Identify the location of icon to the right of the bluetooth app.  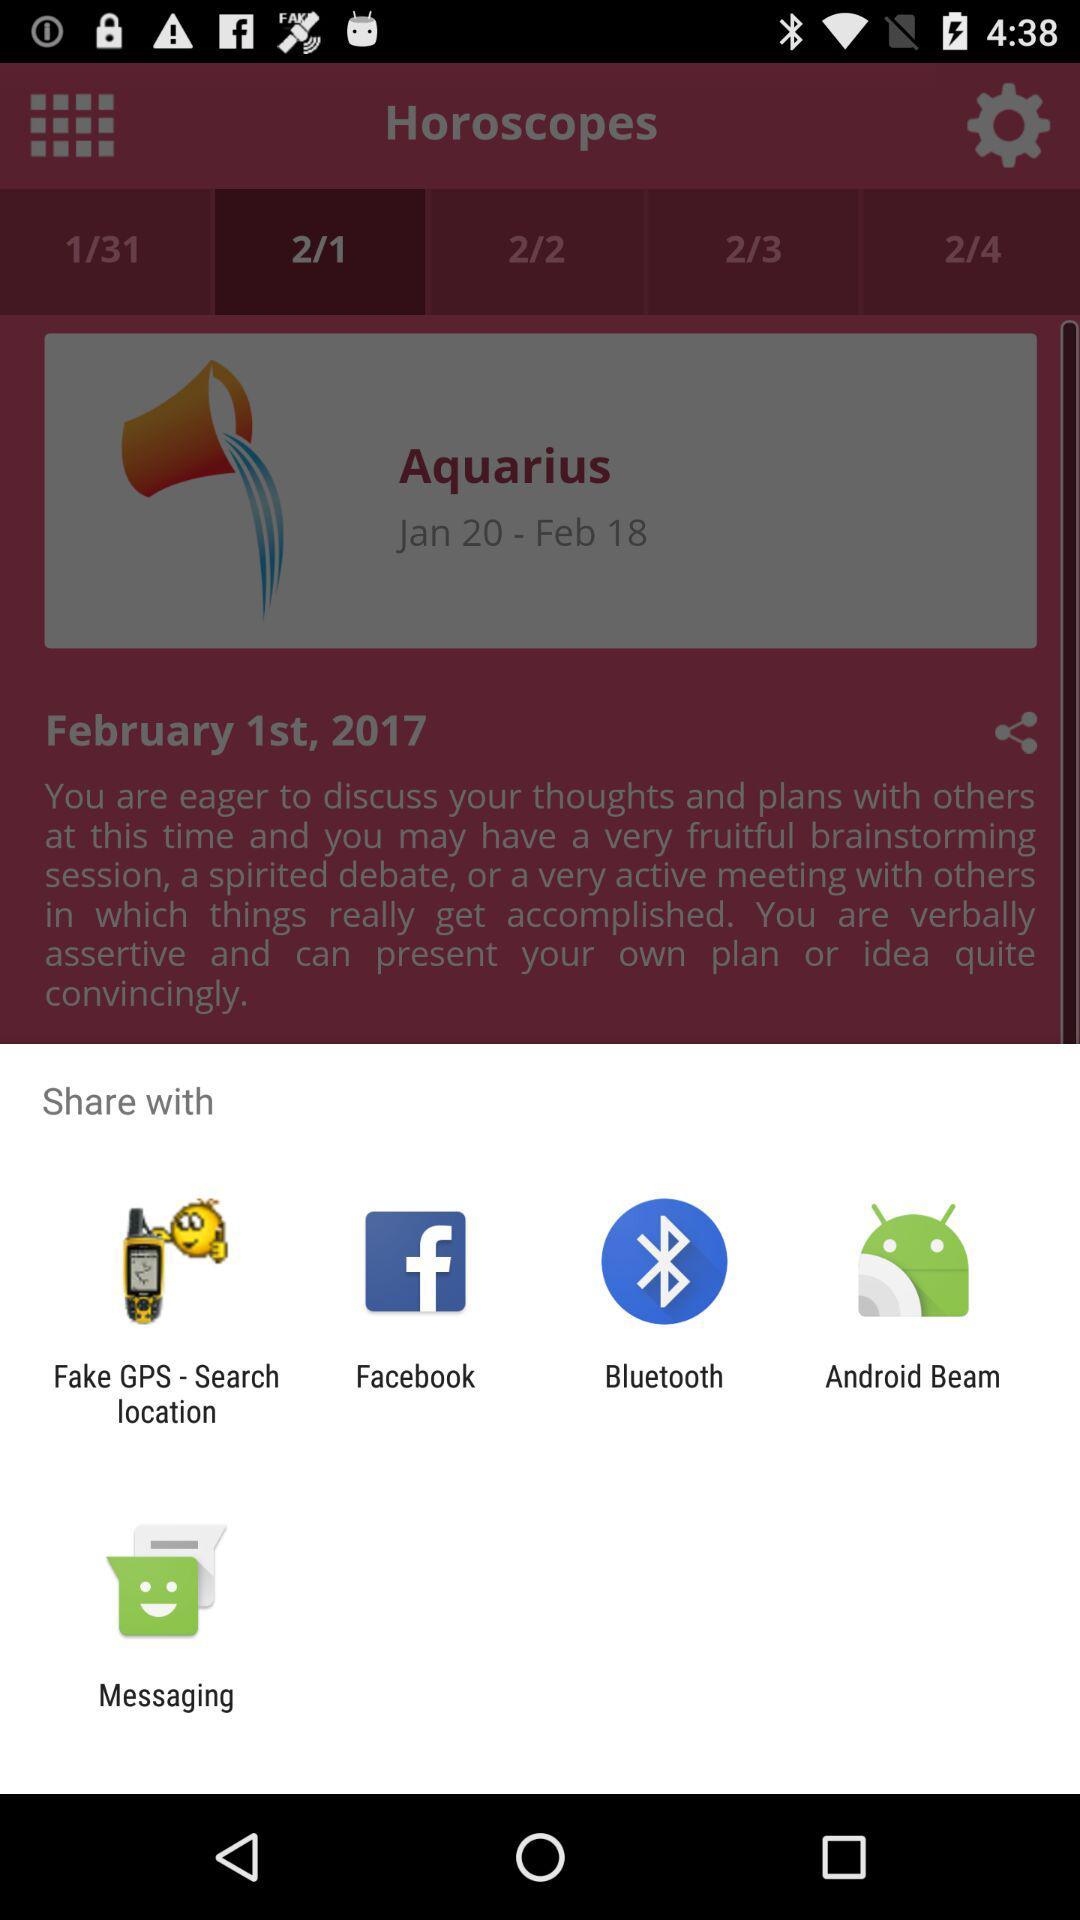
(913, 1392).